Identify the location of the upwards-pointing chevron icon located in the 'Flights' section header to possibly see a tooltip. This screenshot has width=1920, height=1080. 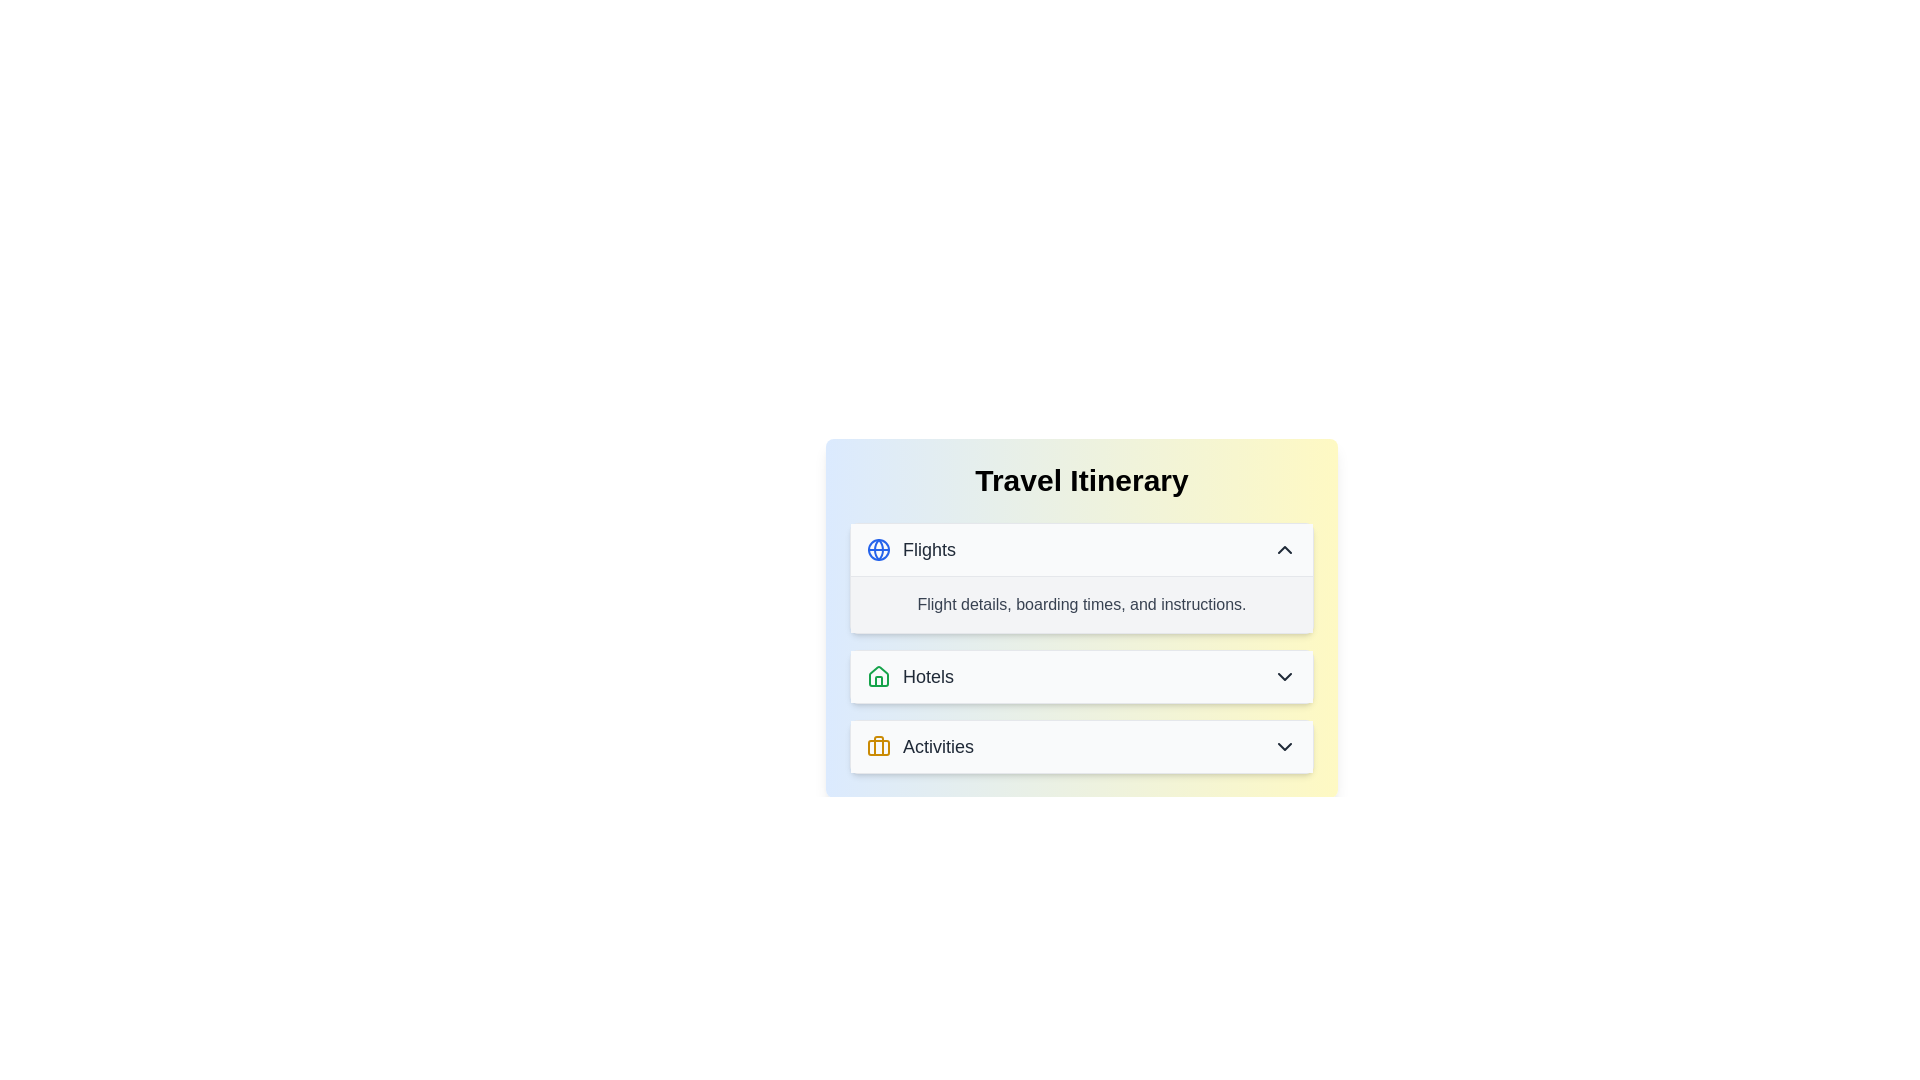
(1285, 550).